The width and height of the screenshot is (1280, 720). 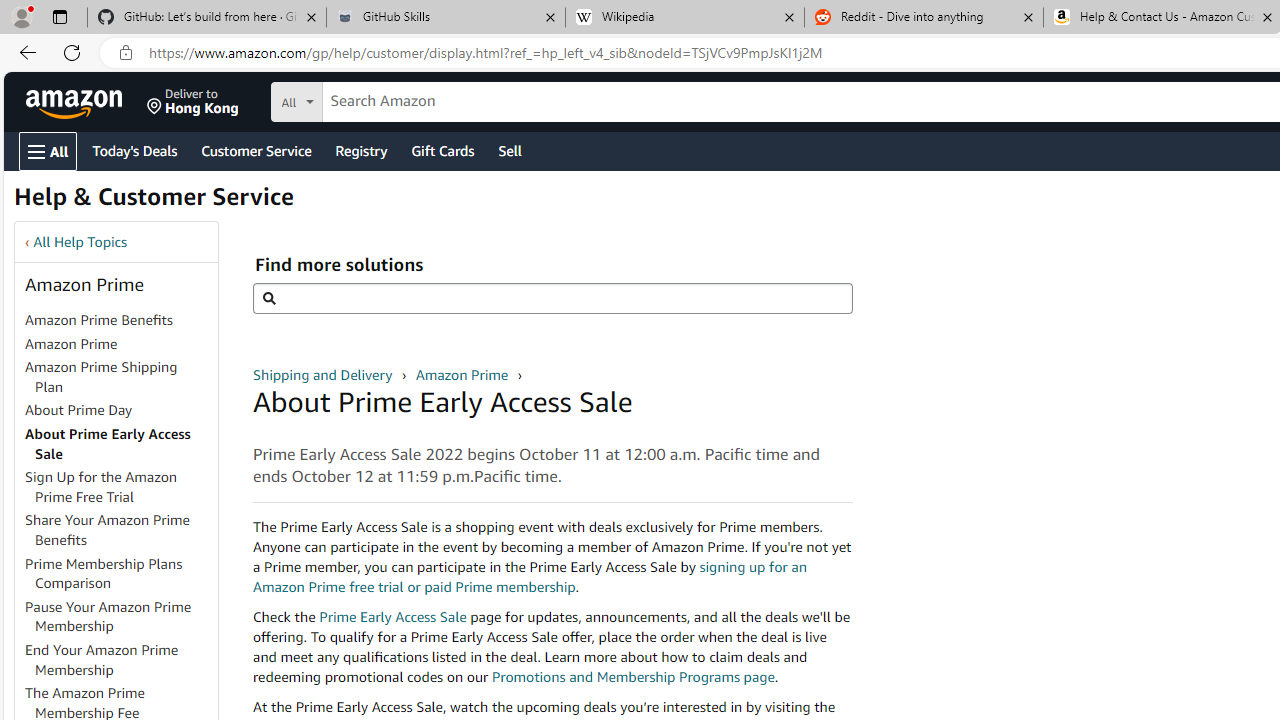 I want to click on 'Amazon', so click(x=76, y=101).